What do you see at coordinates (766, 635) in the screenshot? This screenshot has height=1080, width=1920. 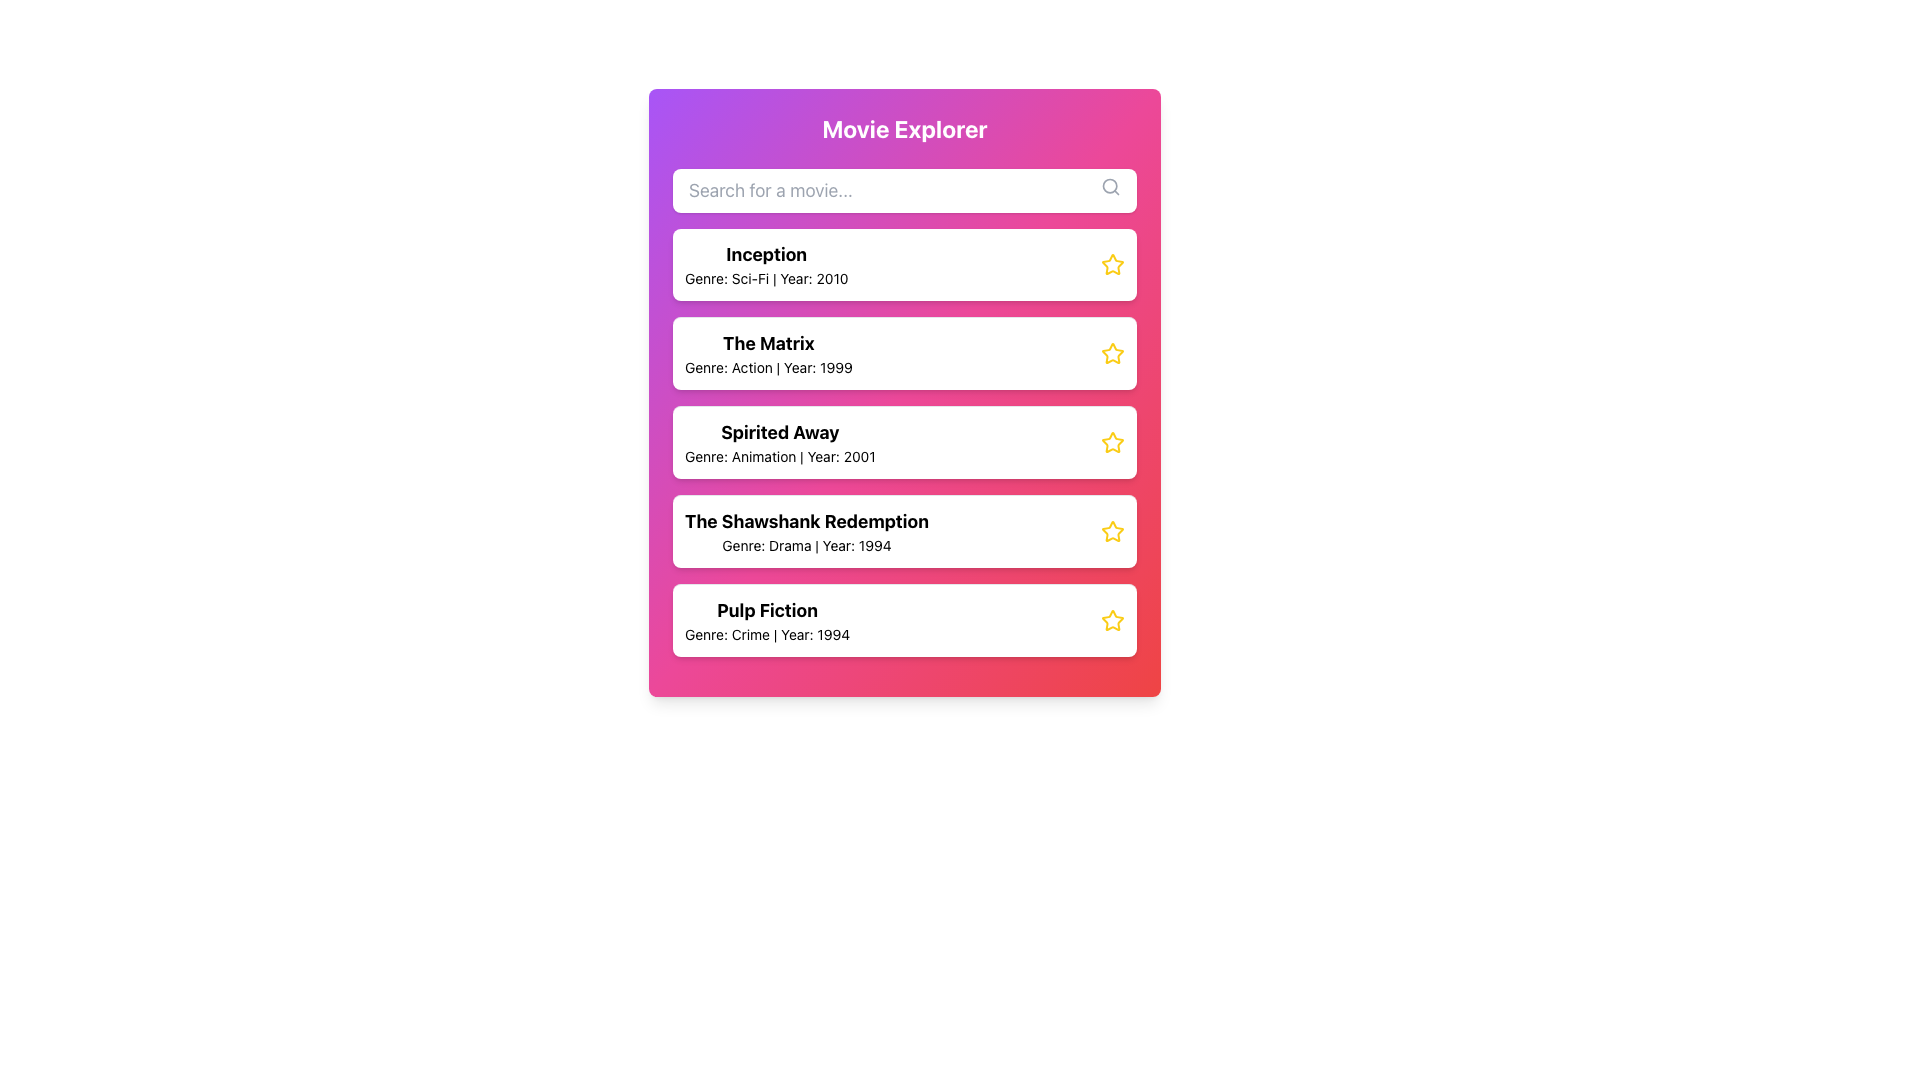 I see `text label displaying the genre and year details of the movie 'Pulp Fiction', which is located below the title in the last white card component` at bounding box center [766, 635].